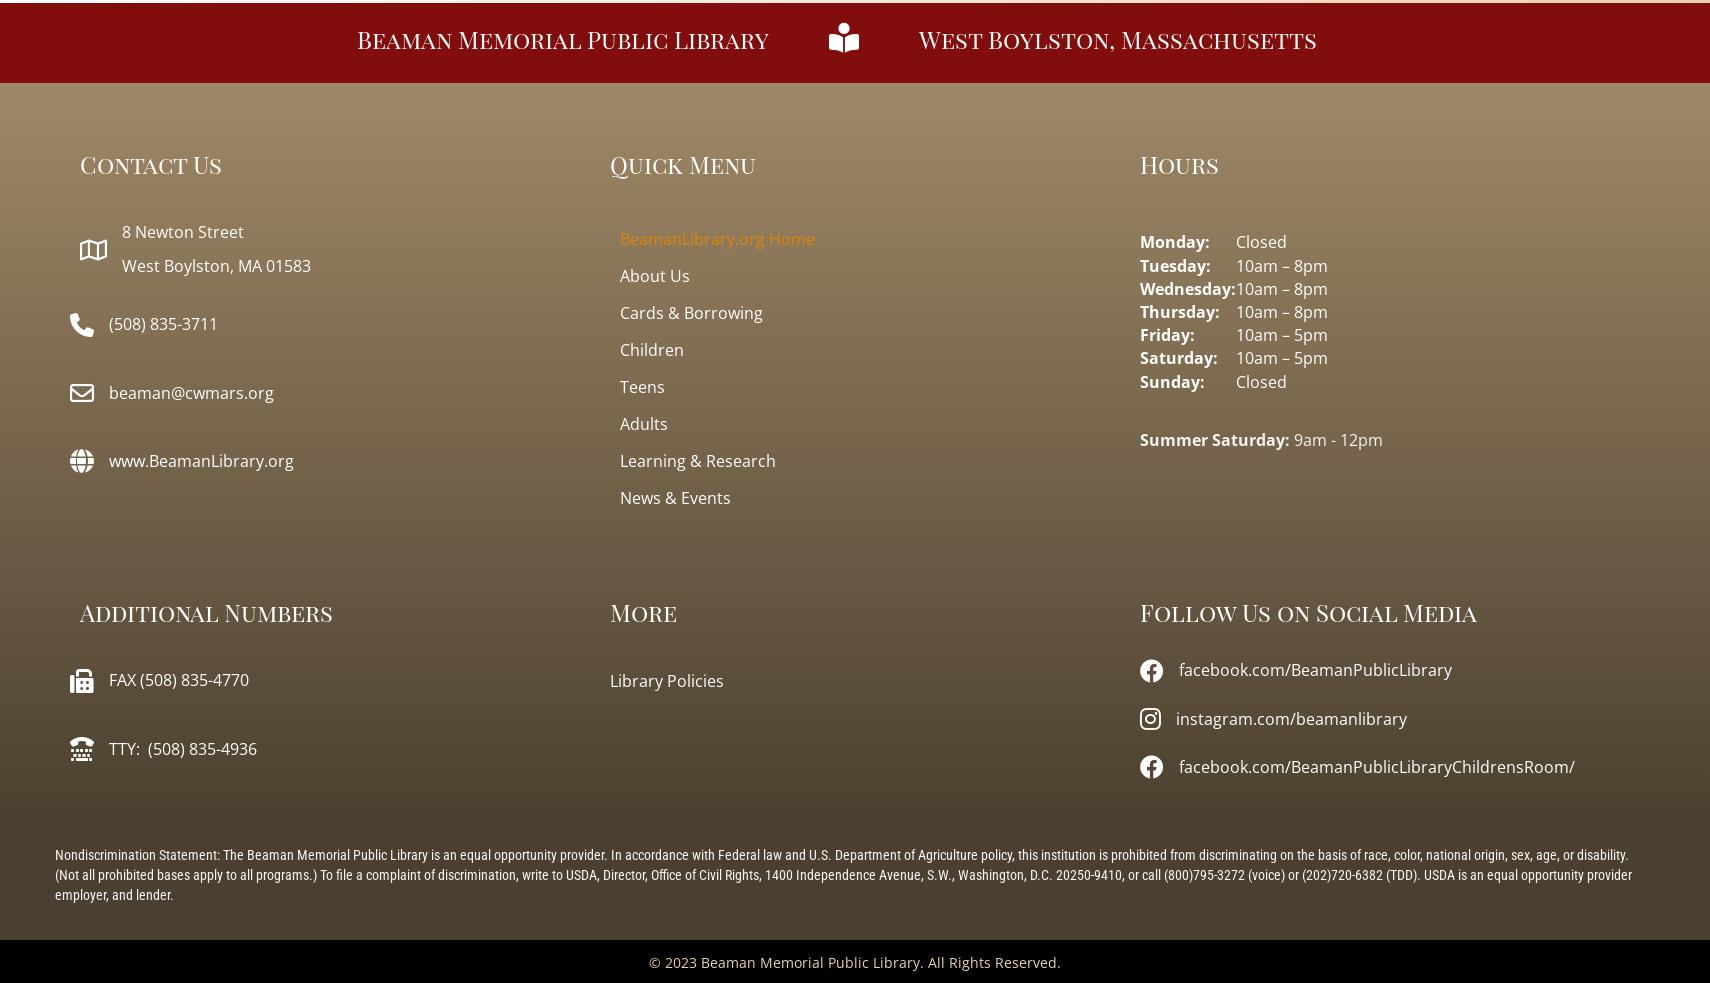  Describe the element at coordinates (1165, 334) in the screenshot. I see `'Friday:'` at that location.